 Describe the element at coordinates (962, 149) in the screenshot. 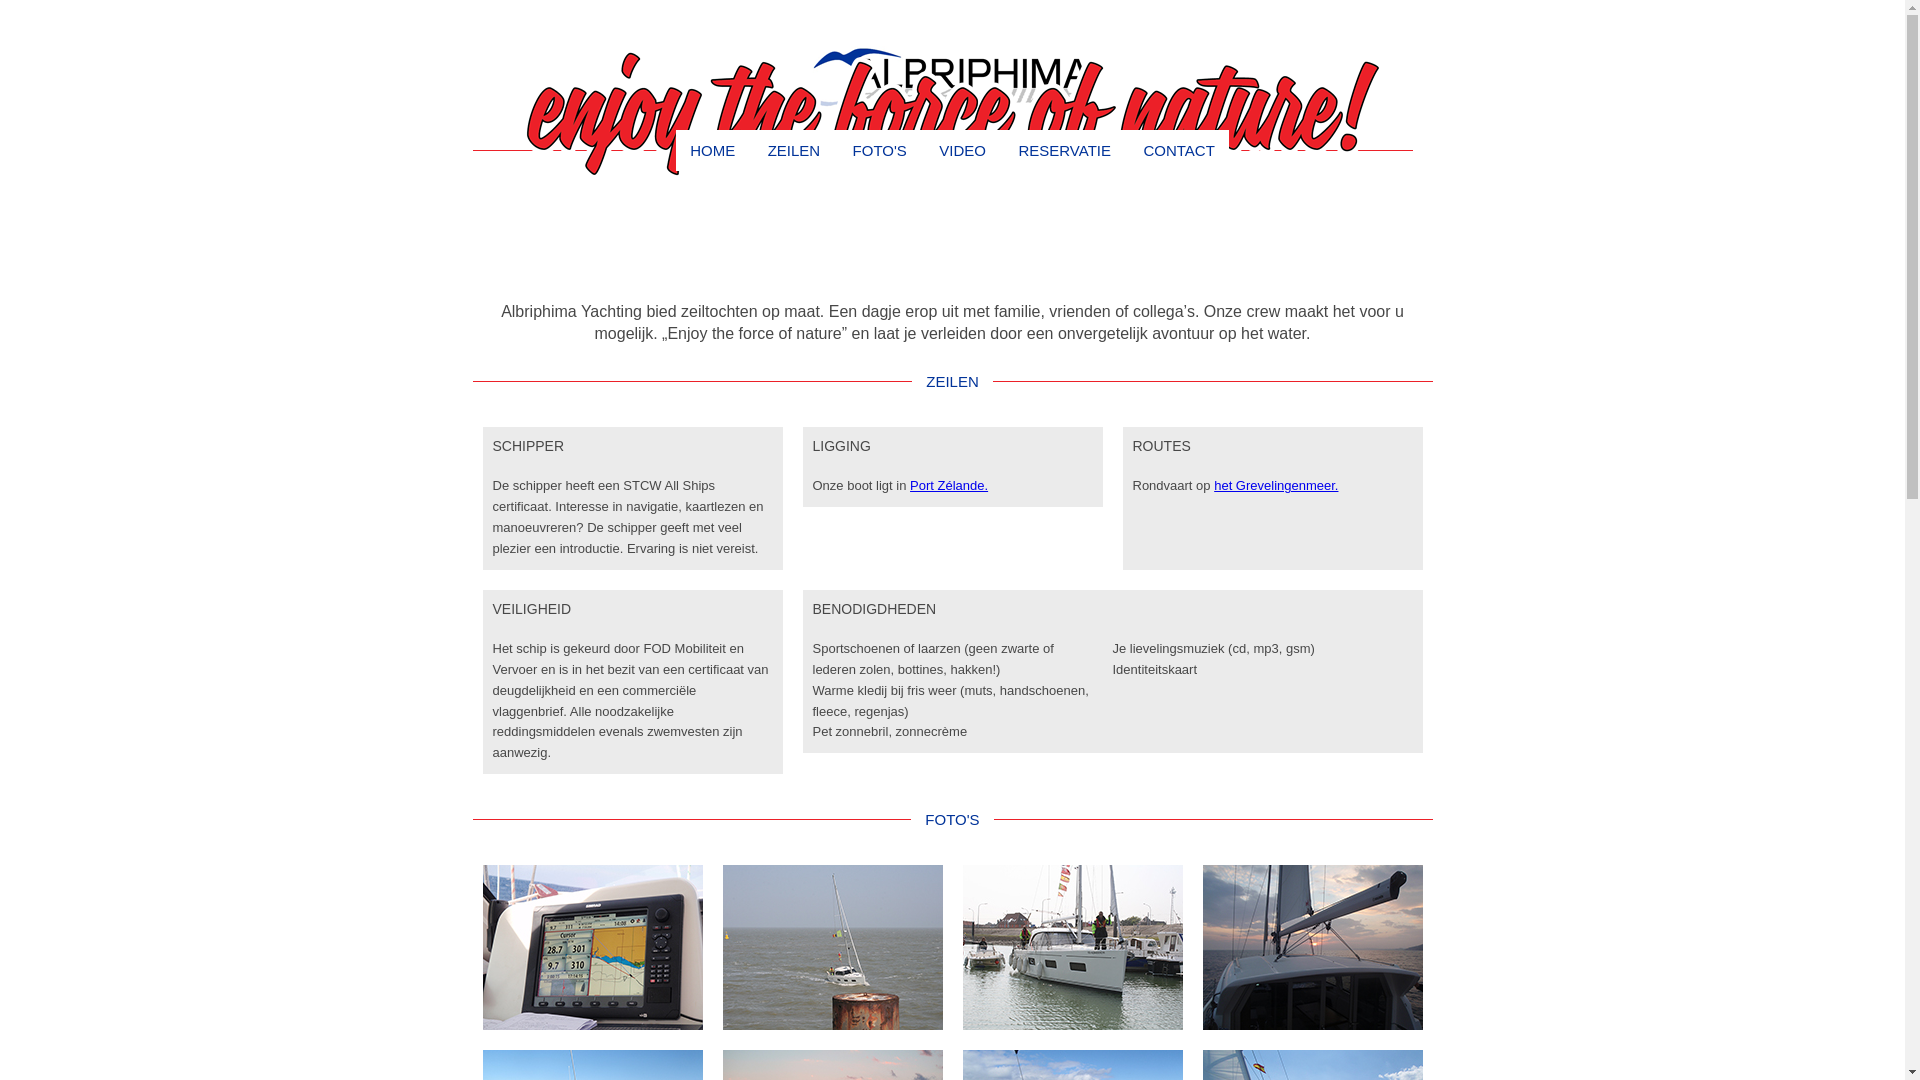

I see `'VIDEO'` at that location.